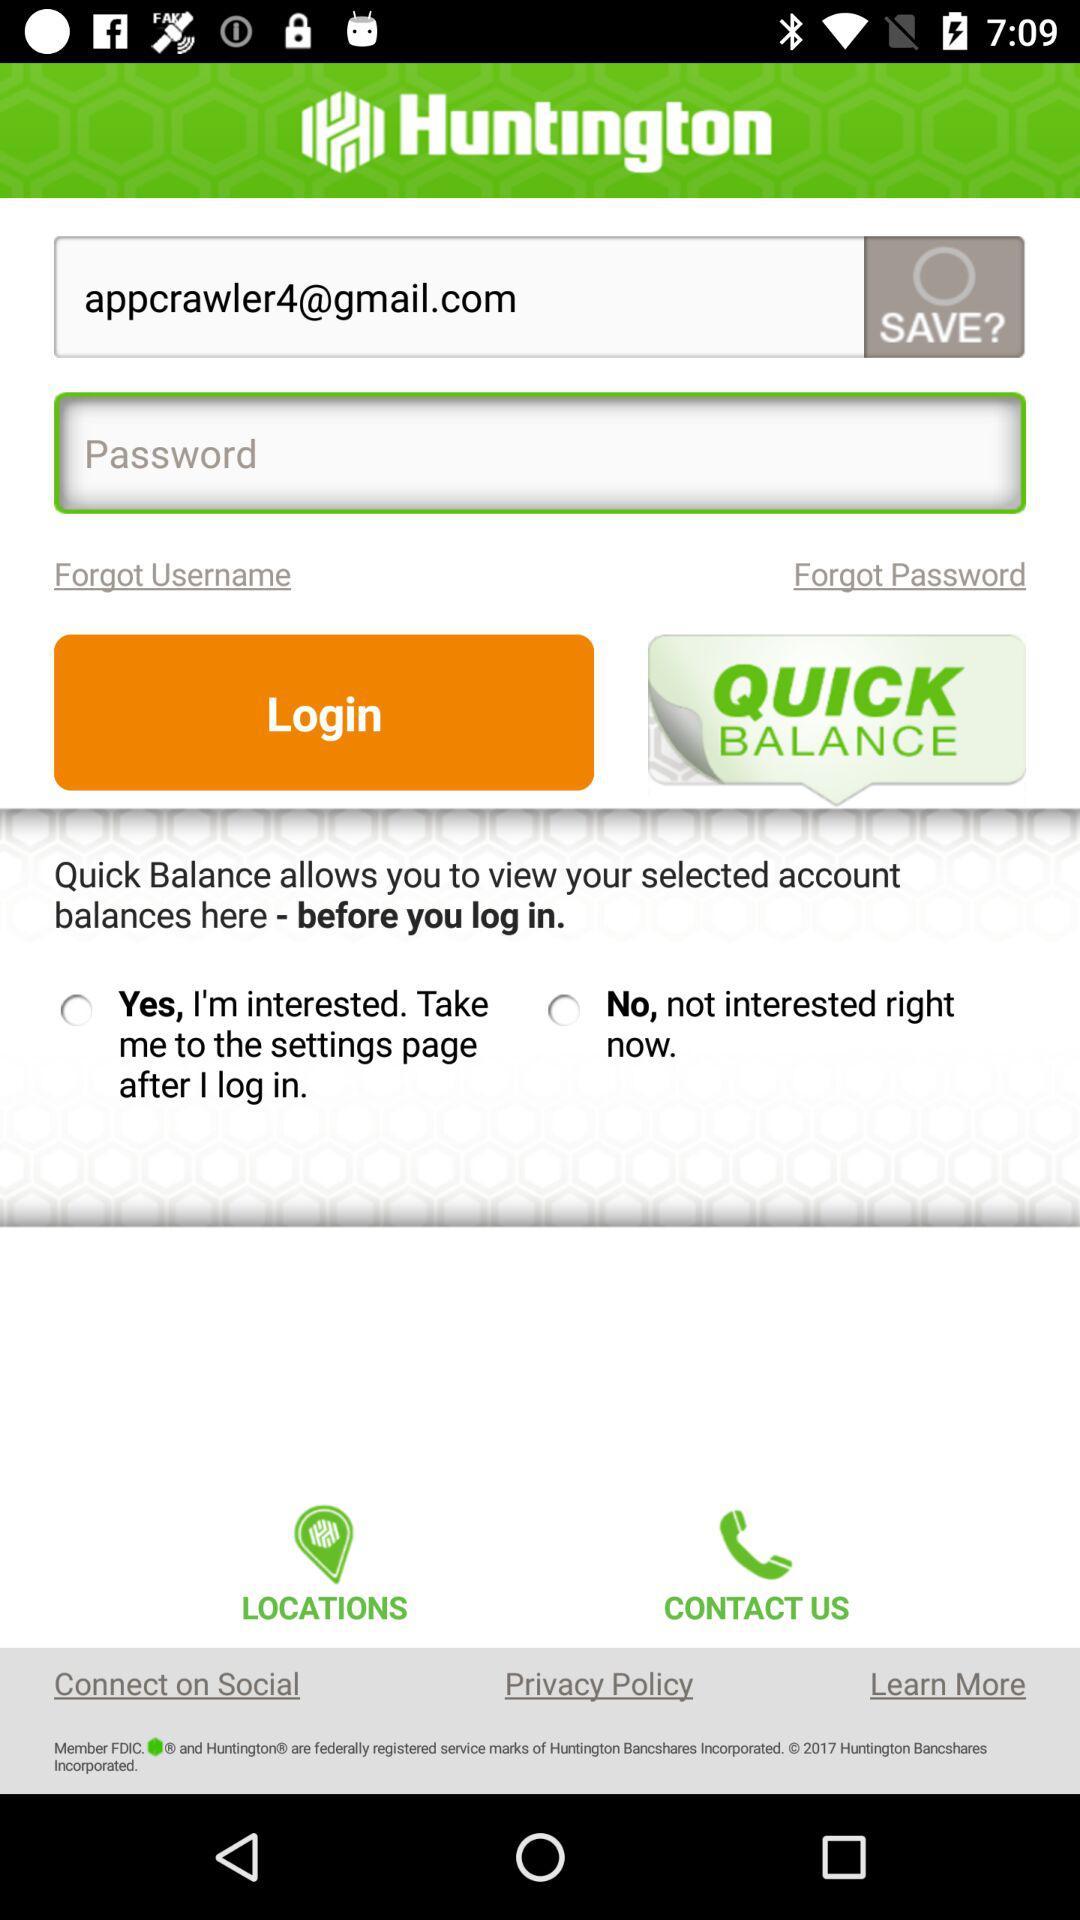  What do you see at coordinates (756, 1557) in the screenshot?
I see `the item above privacy policy icon` at bounding box center [756, 1557].